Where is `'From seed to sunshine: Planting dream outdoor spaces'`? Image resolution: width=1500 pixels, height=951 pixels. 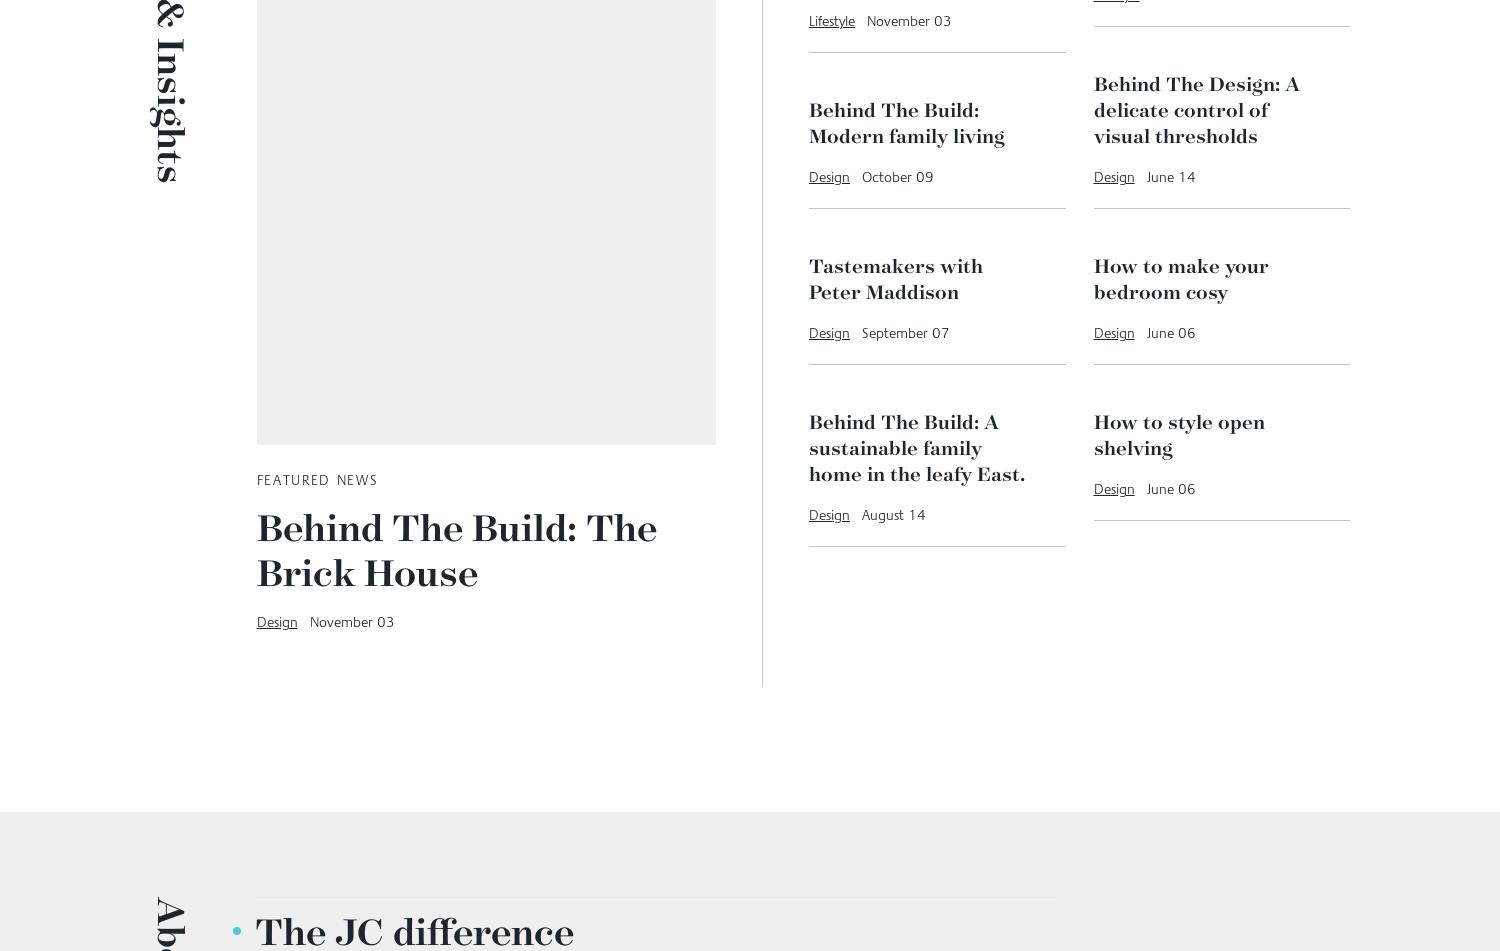
'From seed to sunshine: Planting dream outdoor spaces' is located at coordinates (923, 157).